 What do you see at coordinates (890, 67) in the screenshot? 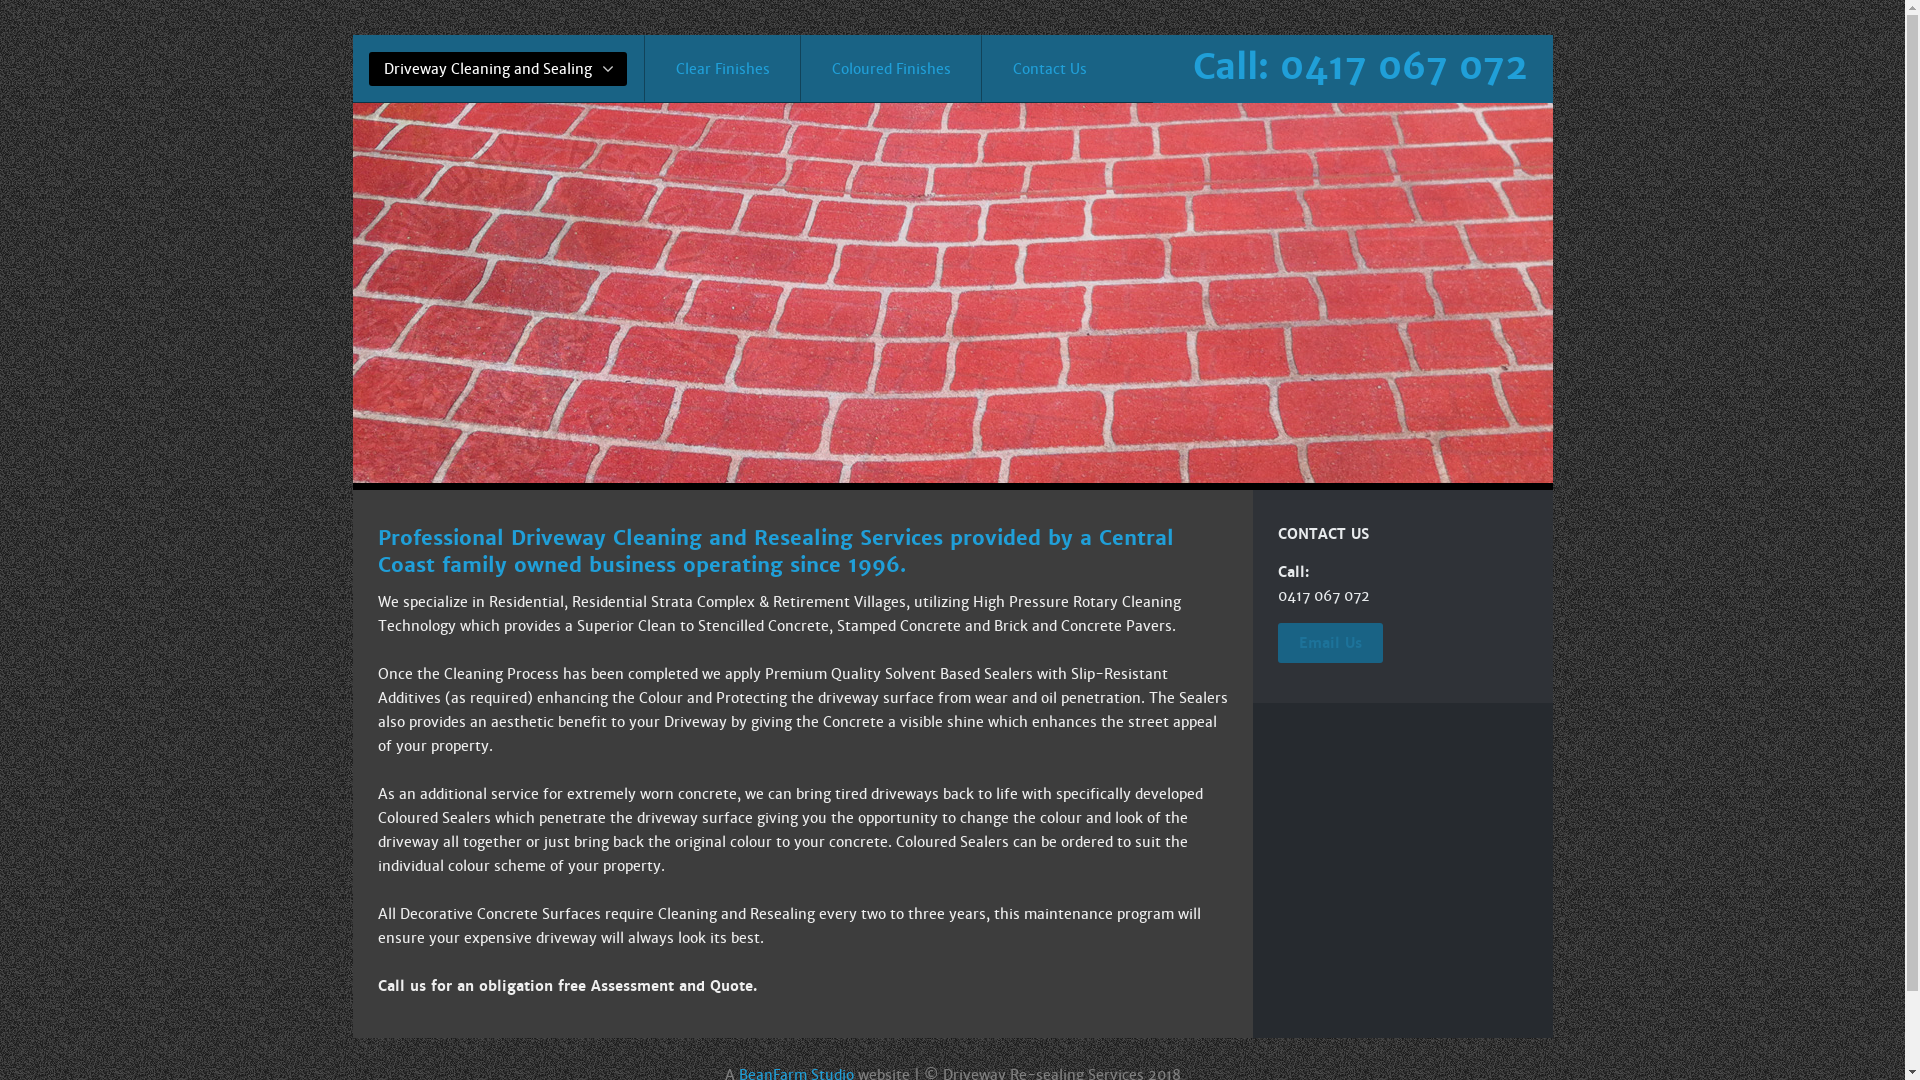
I see `'Coloured Finishes'` at bounding box center [890, 67].